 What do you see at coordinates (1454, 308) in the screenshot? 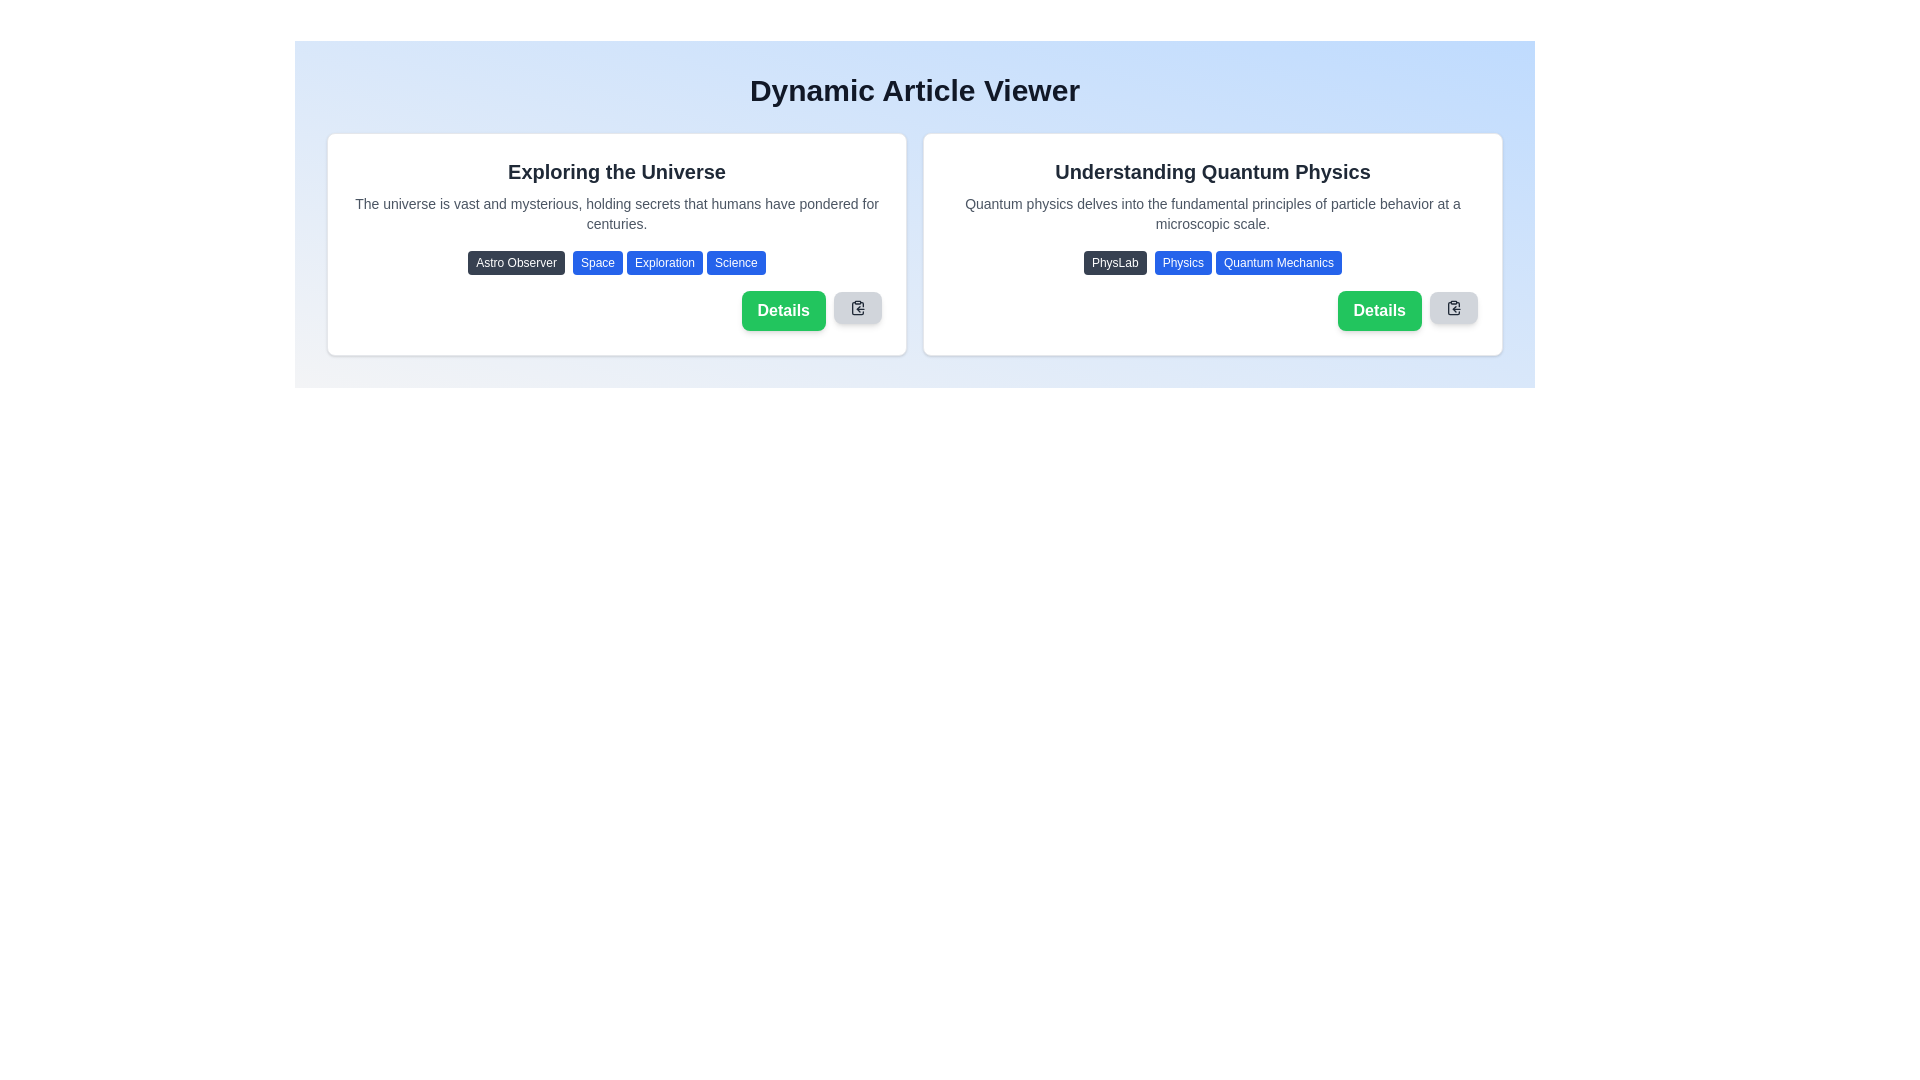
I see `the button with rounded corners and a clipboard icon, located to the right of the 'Details' button` at bounding box center [1454, 308].